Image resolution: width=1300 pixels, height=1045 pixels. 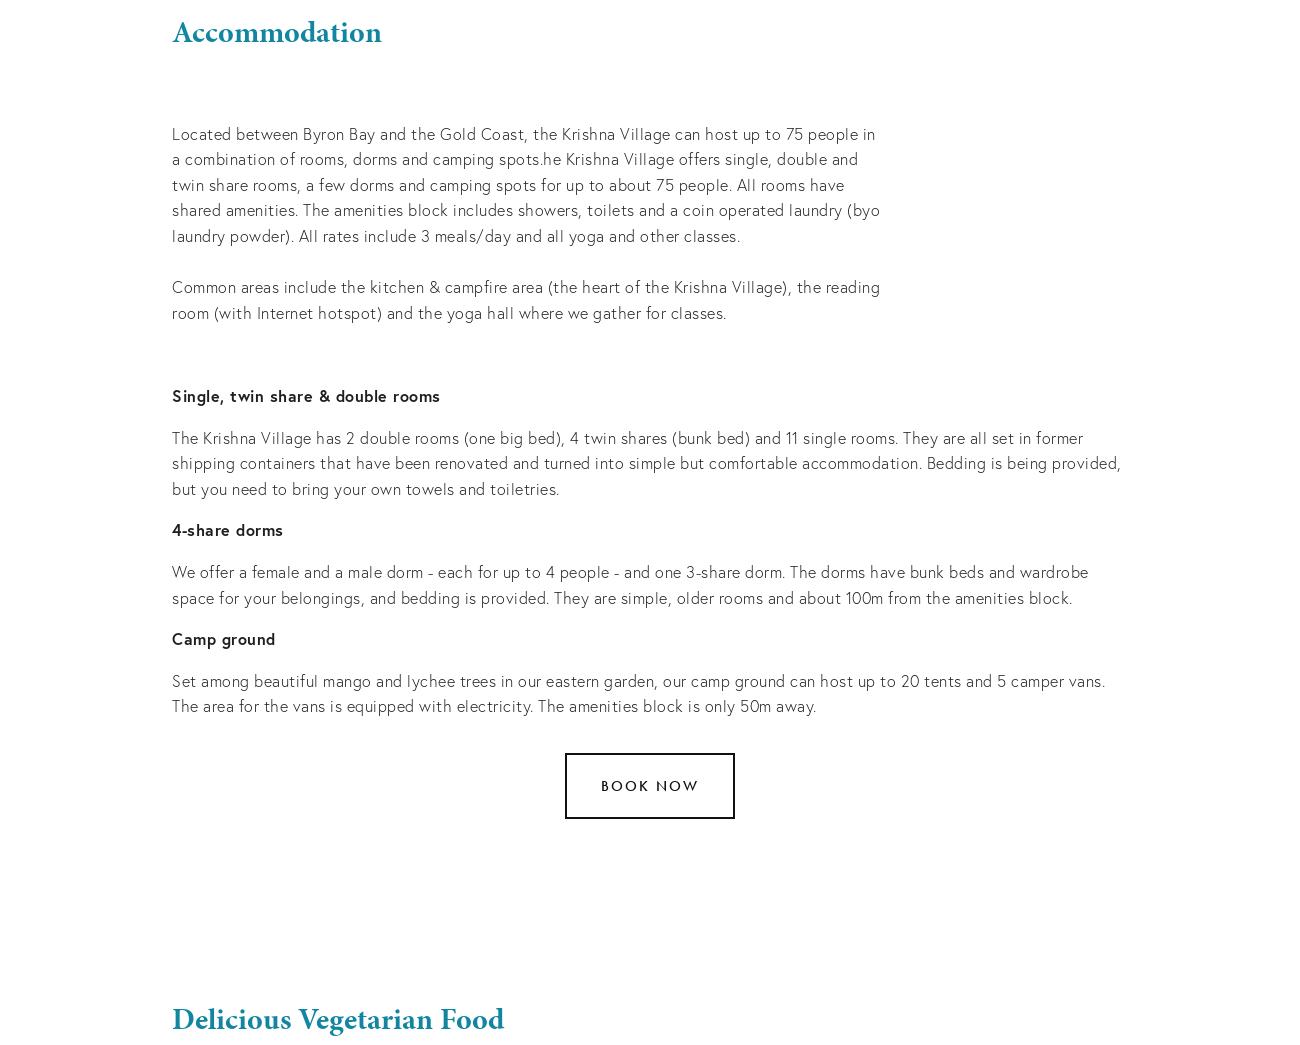 I want to click on 'Accommodation', so click(x=171, y=30).